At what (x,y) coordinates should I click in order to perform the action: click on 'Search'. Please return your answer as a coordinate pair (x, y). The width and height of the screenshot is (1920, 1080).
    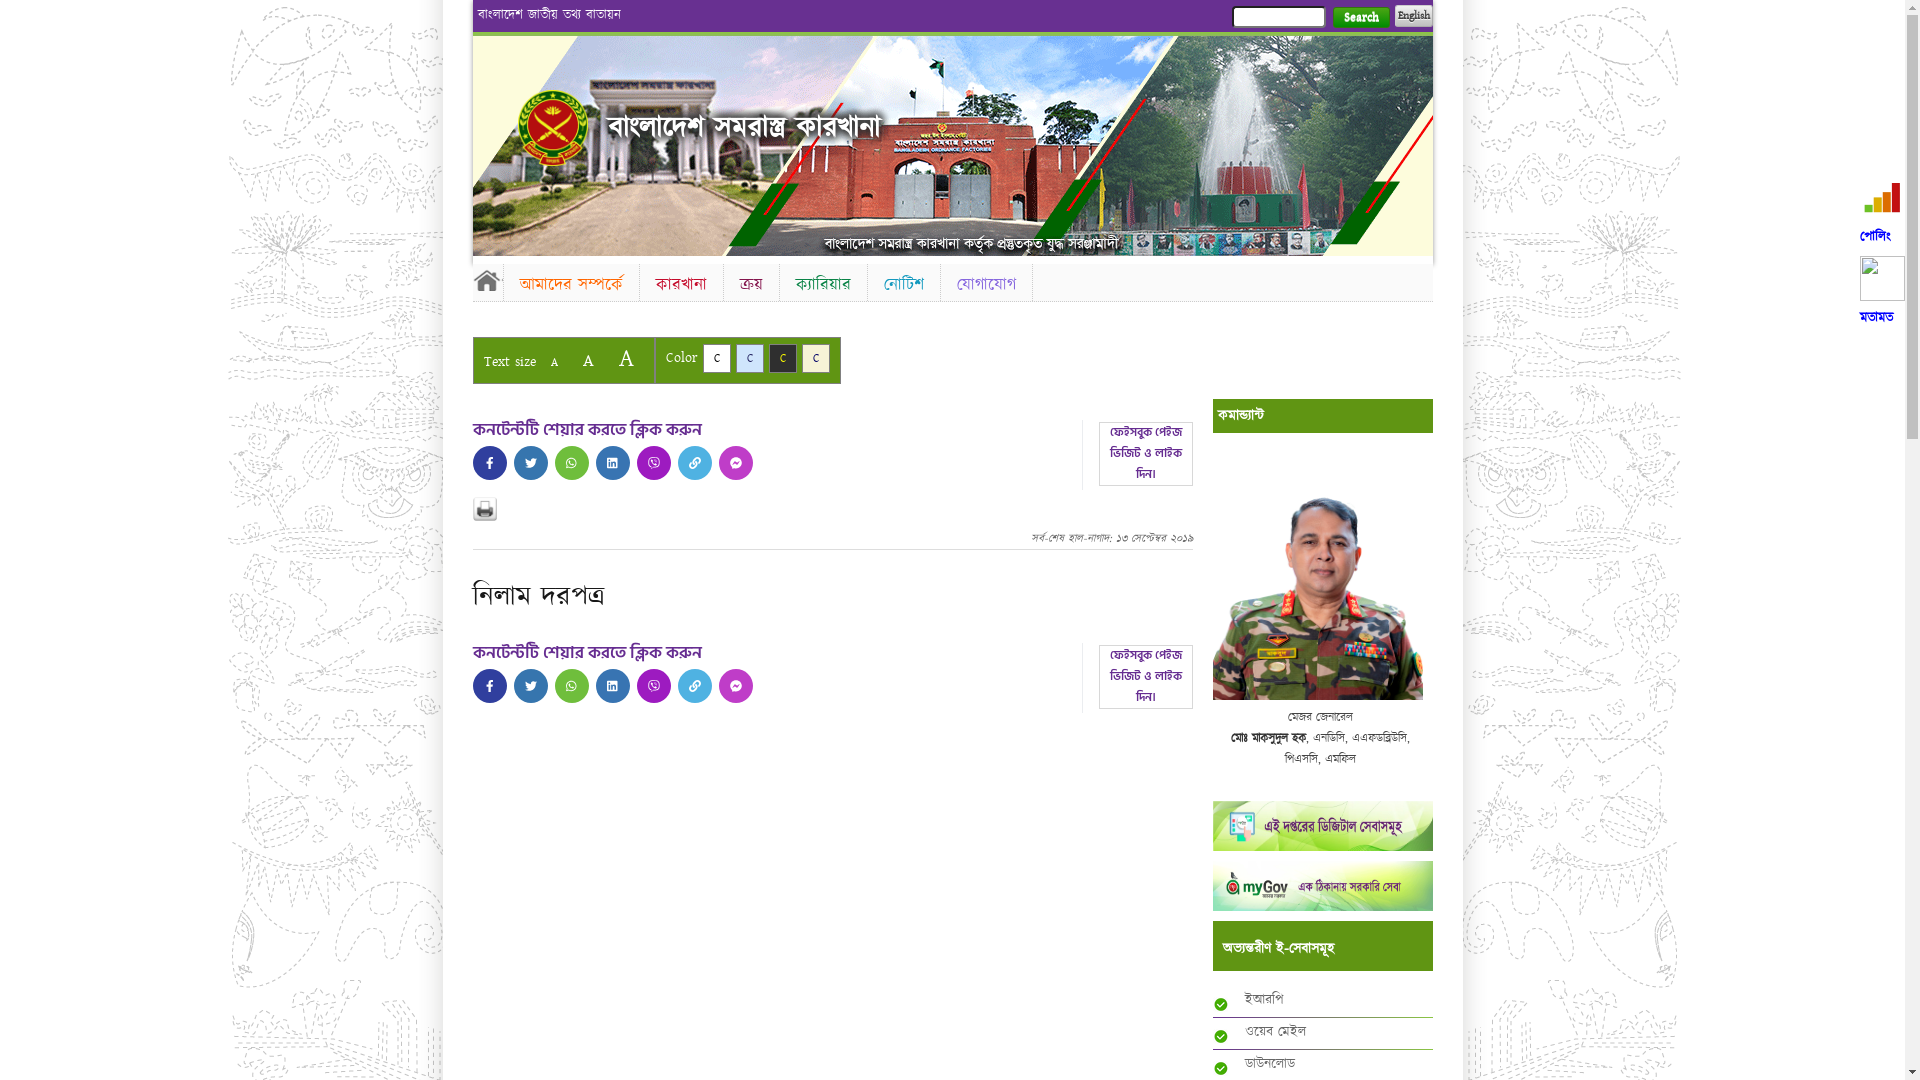
    Looking at the image, I should click on (1360, 17).